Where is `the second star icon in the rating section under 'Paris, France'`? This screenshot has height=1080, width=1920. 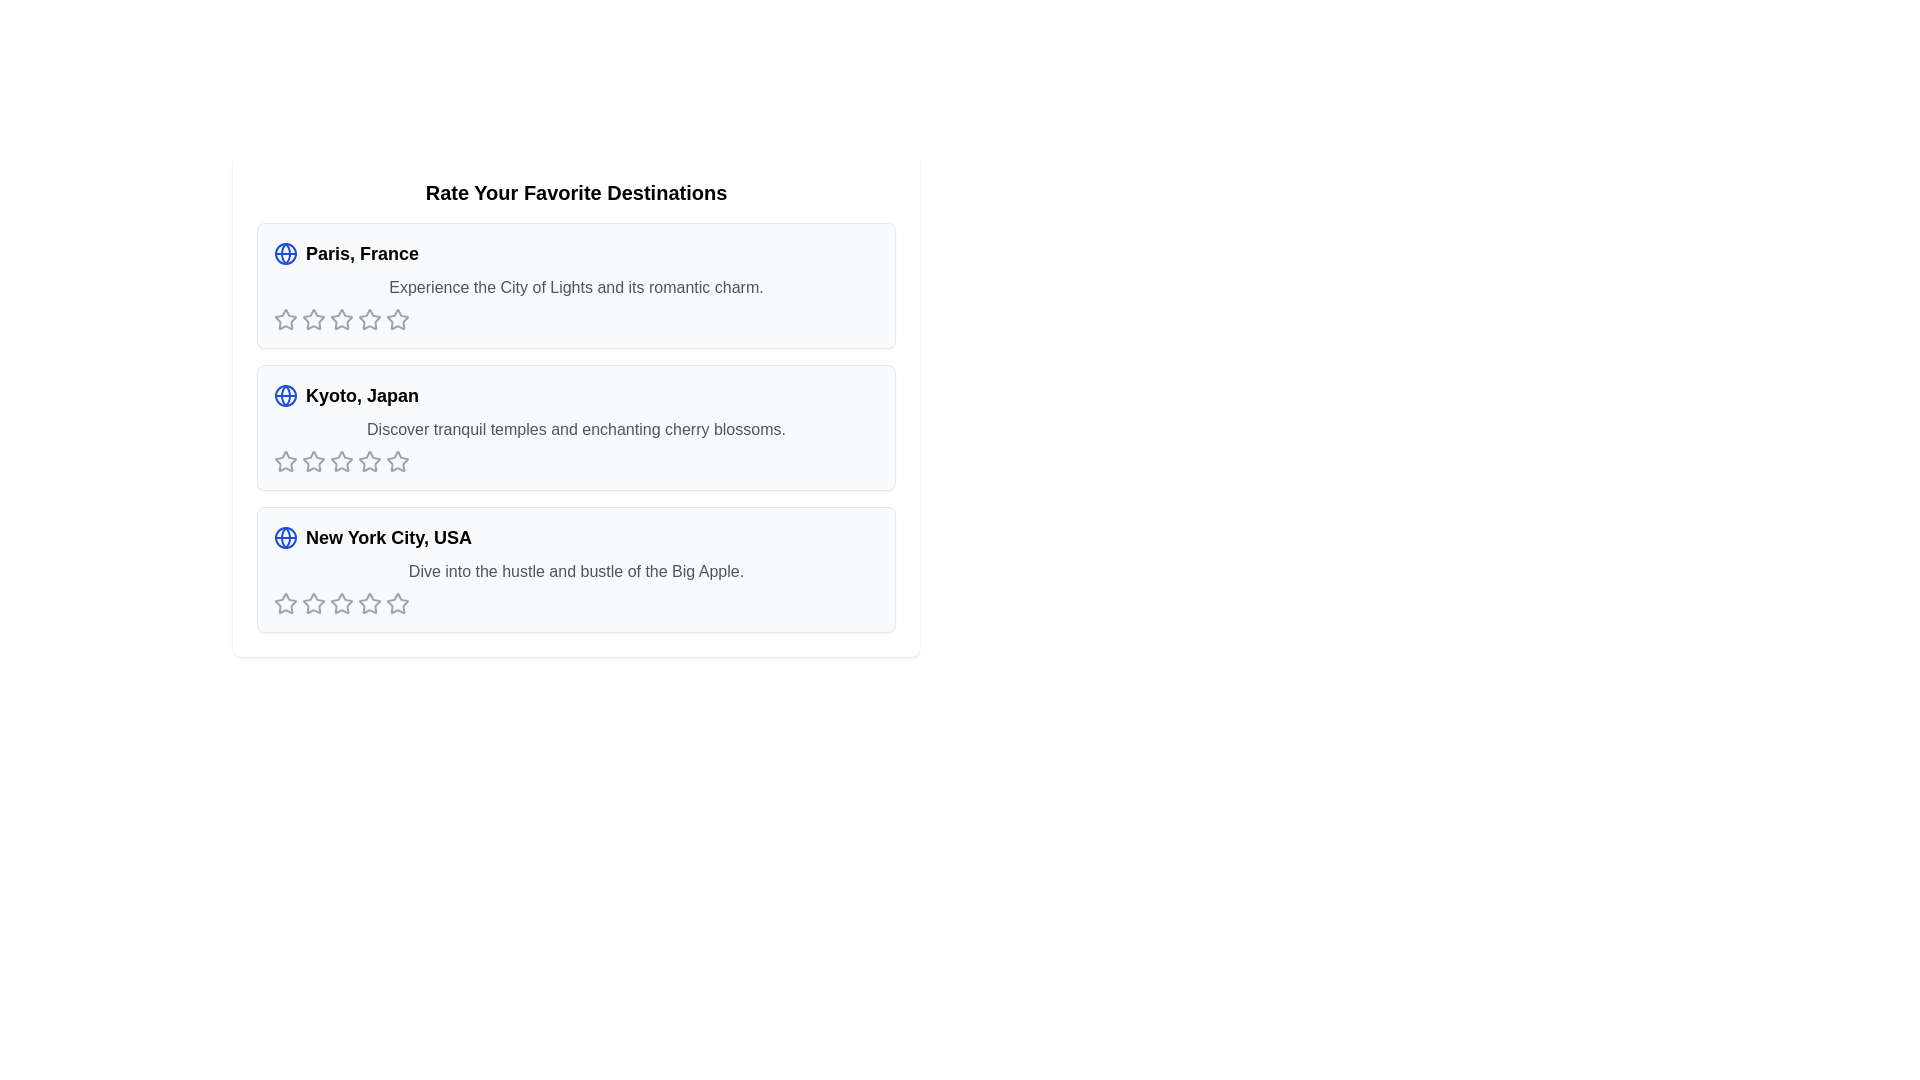 the second star icon in the rating section under 'Paris, France' is located at coordinates (312, 319).